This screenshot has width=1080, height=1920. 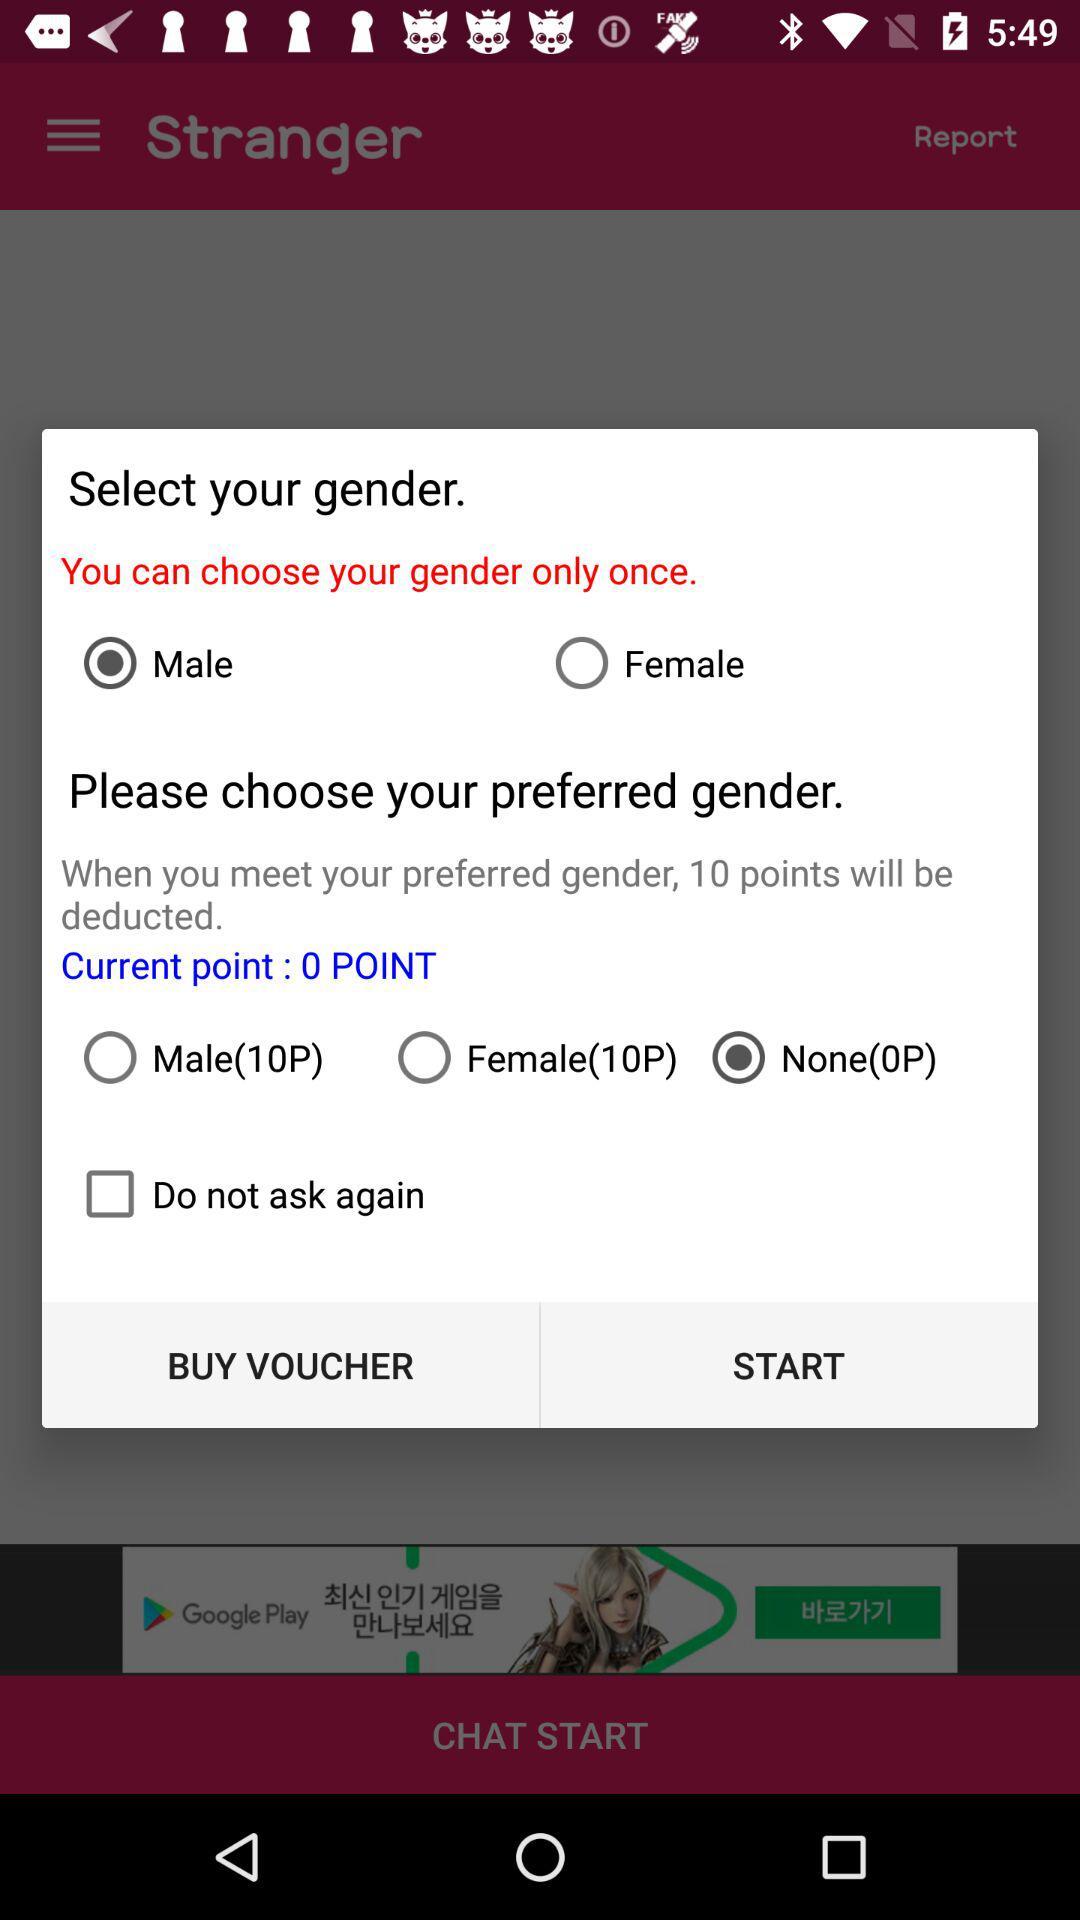 I want to click on the icon above start, so click(x=854, y=1056).